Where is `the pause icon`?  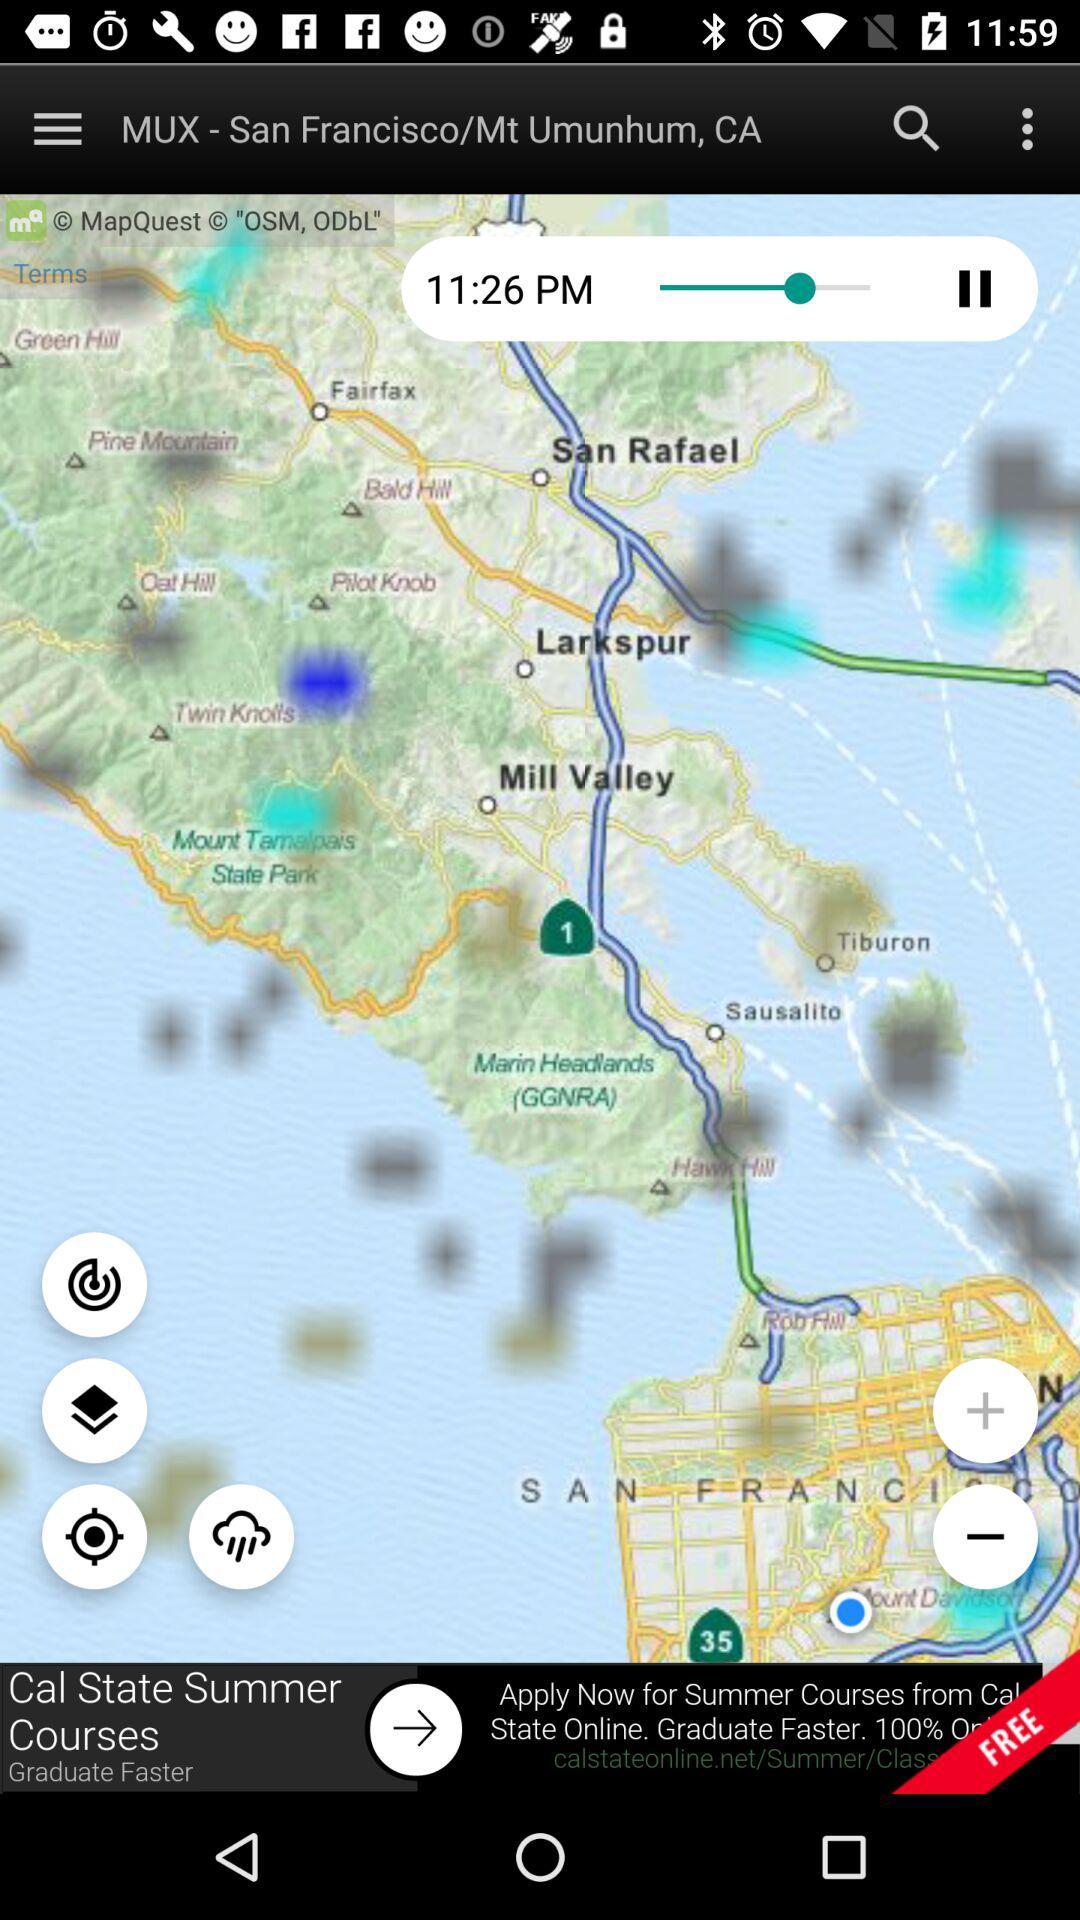 the pause icon is located at coordinates (974, 287).